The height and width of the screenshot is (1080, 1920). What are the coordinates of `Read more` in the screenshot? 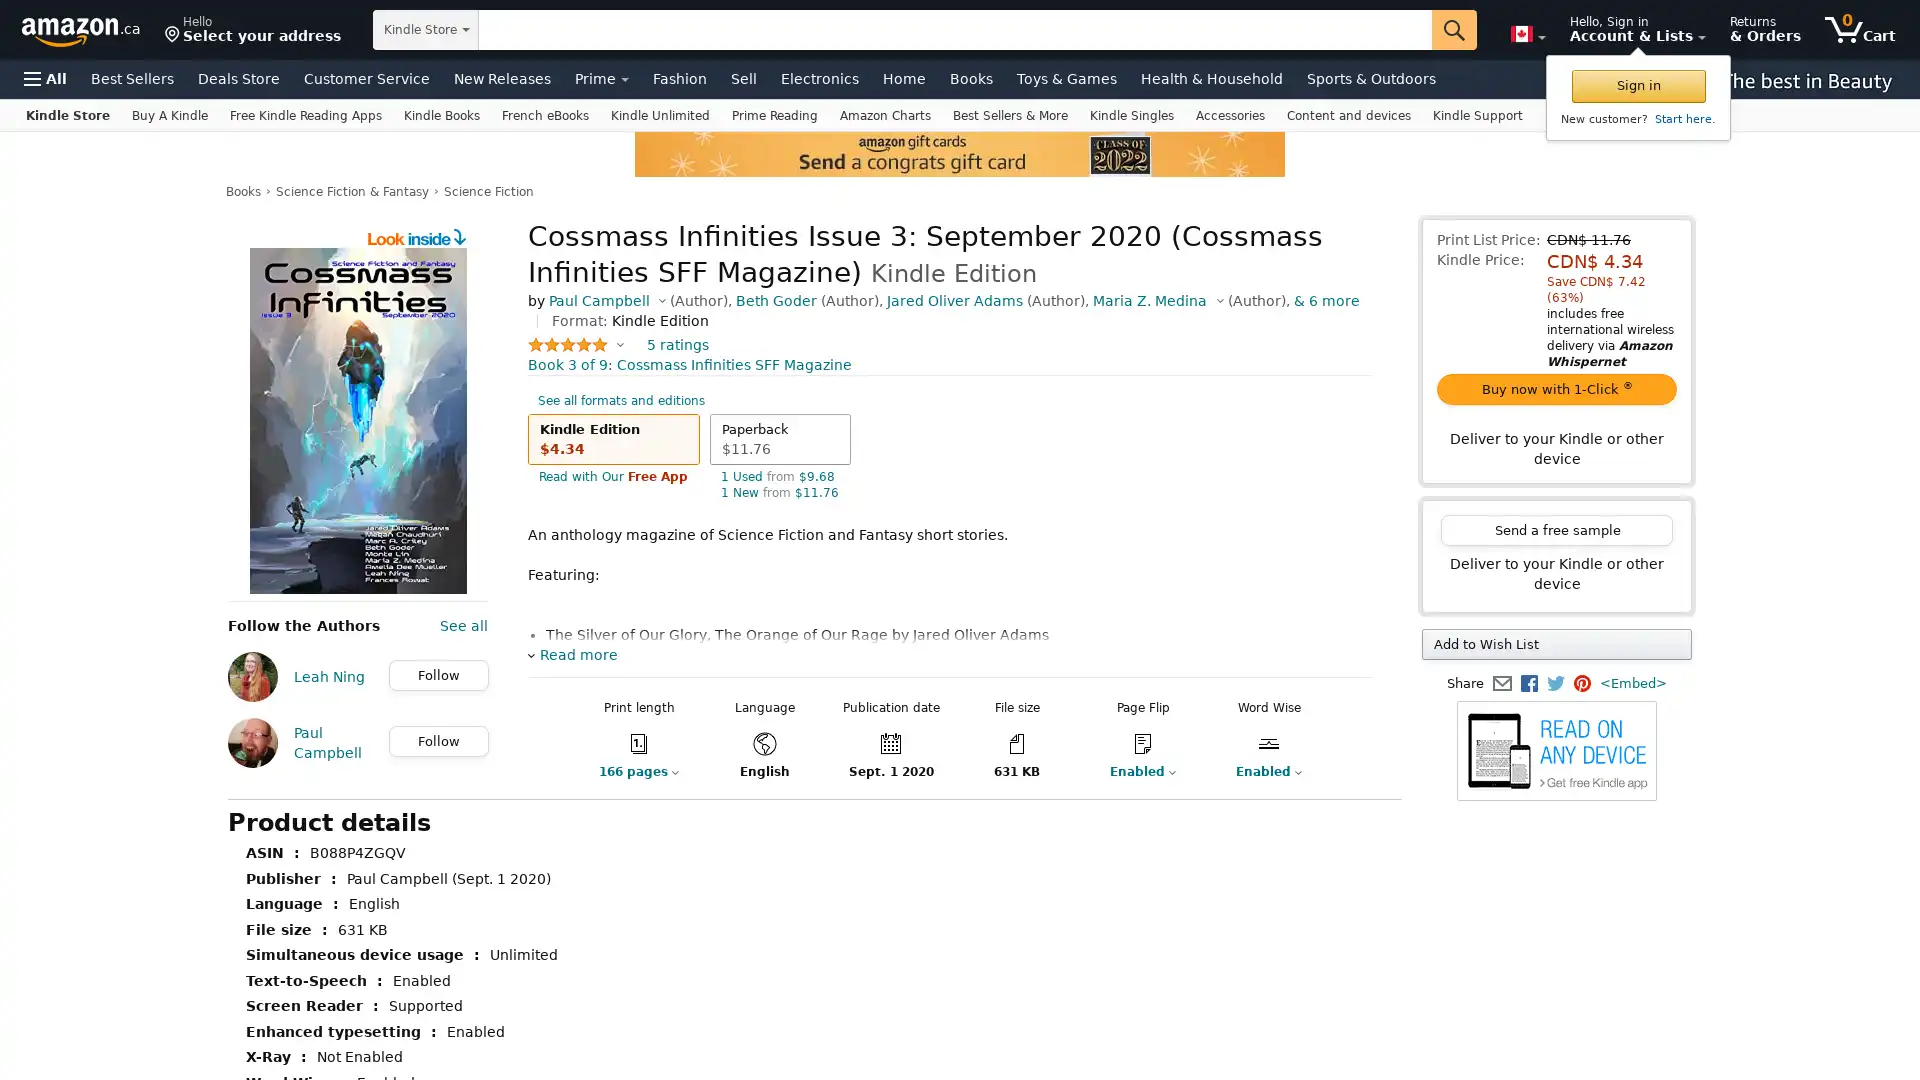 It's located at (571, 655).